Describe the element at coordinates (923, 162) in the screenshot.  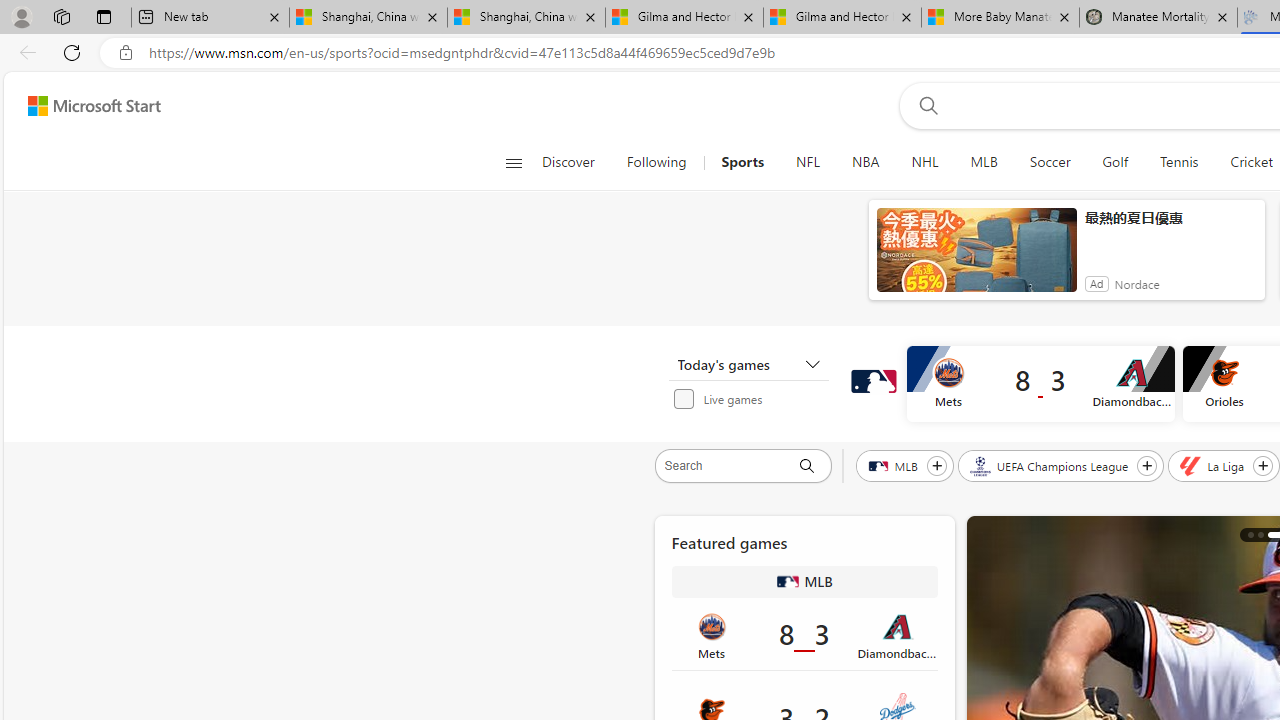
I see `'NHL'` at that location.